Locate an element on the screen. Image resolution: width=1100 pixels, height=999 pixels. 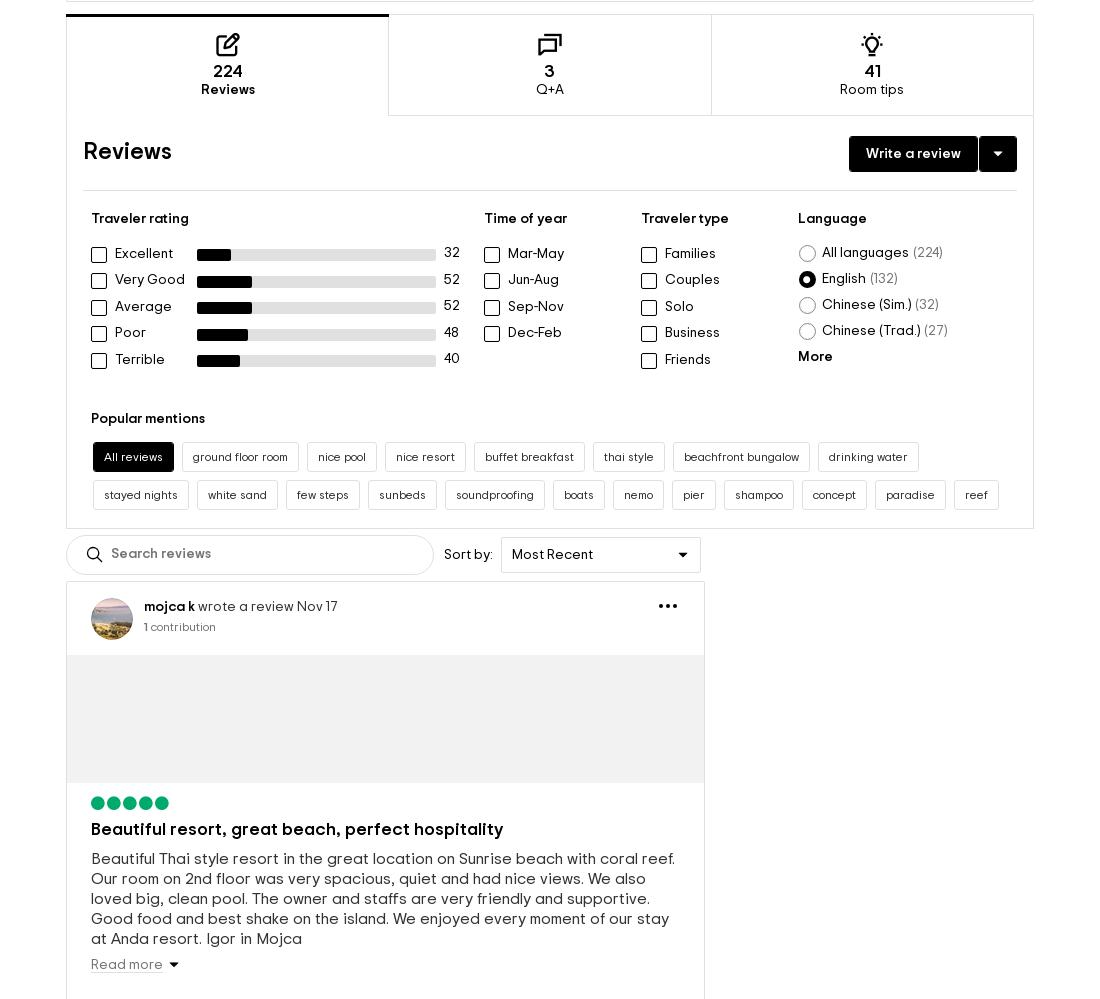
'ground floor room' is located at coordinates (240, 422).